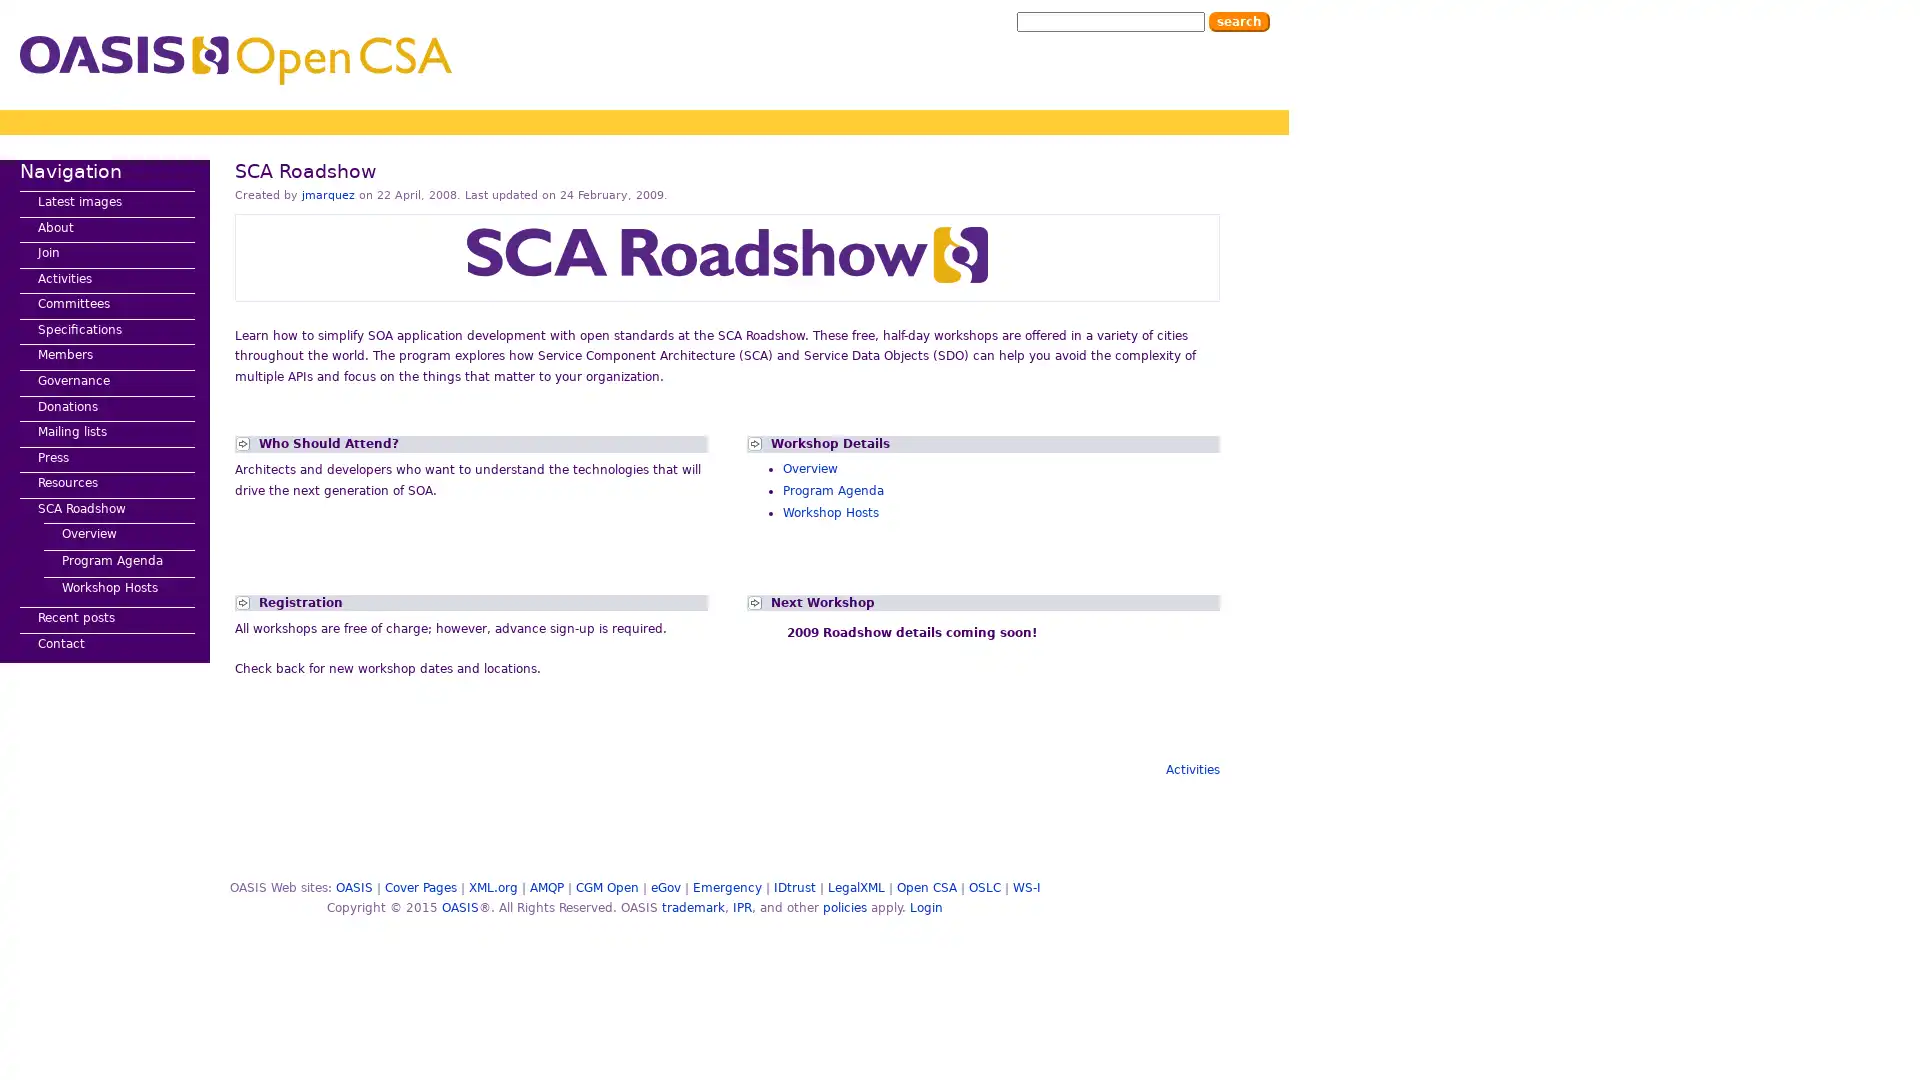 The image size is (1920, 1080). Describe the element at coordinates (1238, 22) in the screenshot. I see `Search` at that location.